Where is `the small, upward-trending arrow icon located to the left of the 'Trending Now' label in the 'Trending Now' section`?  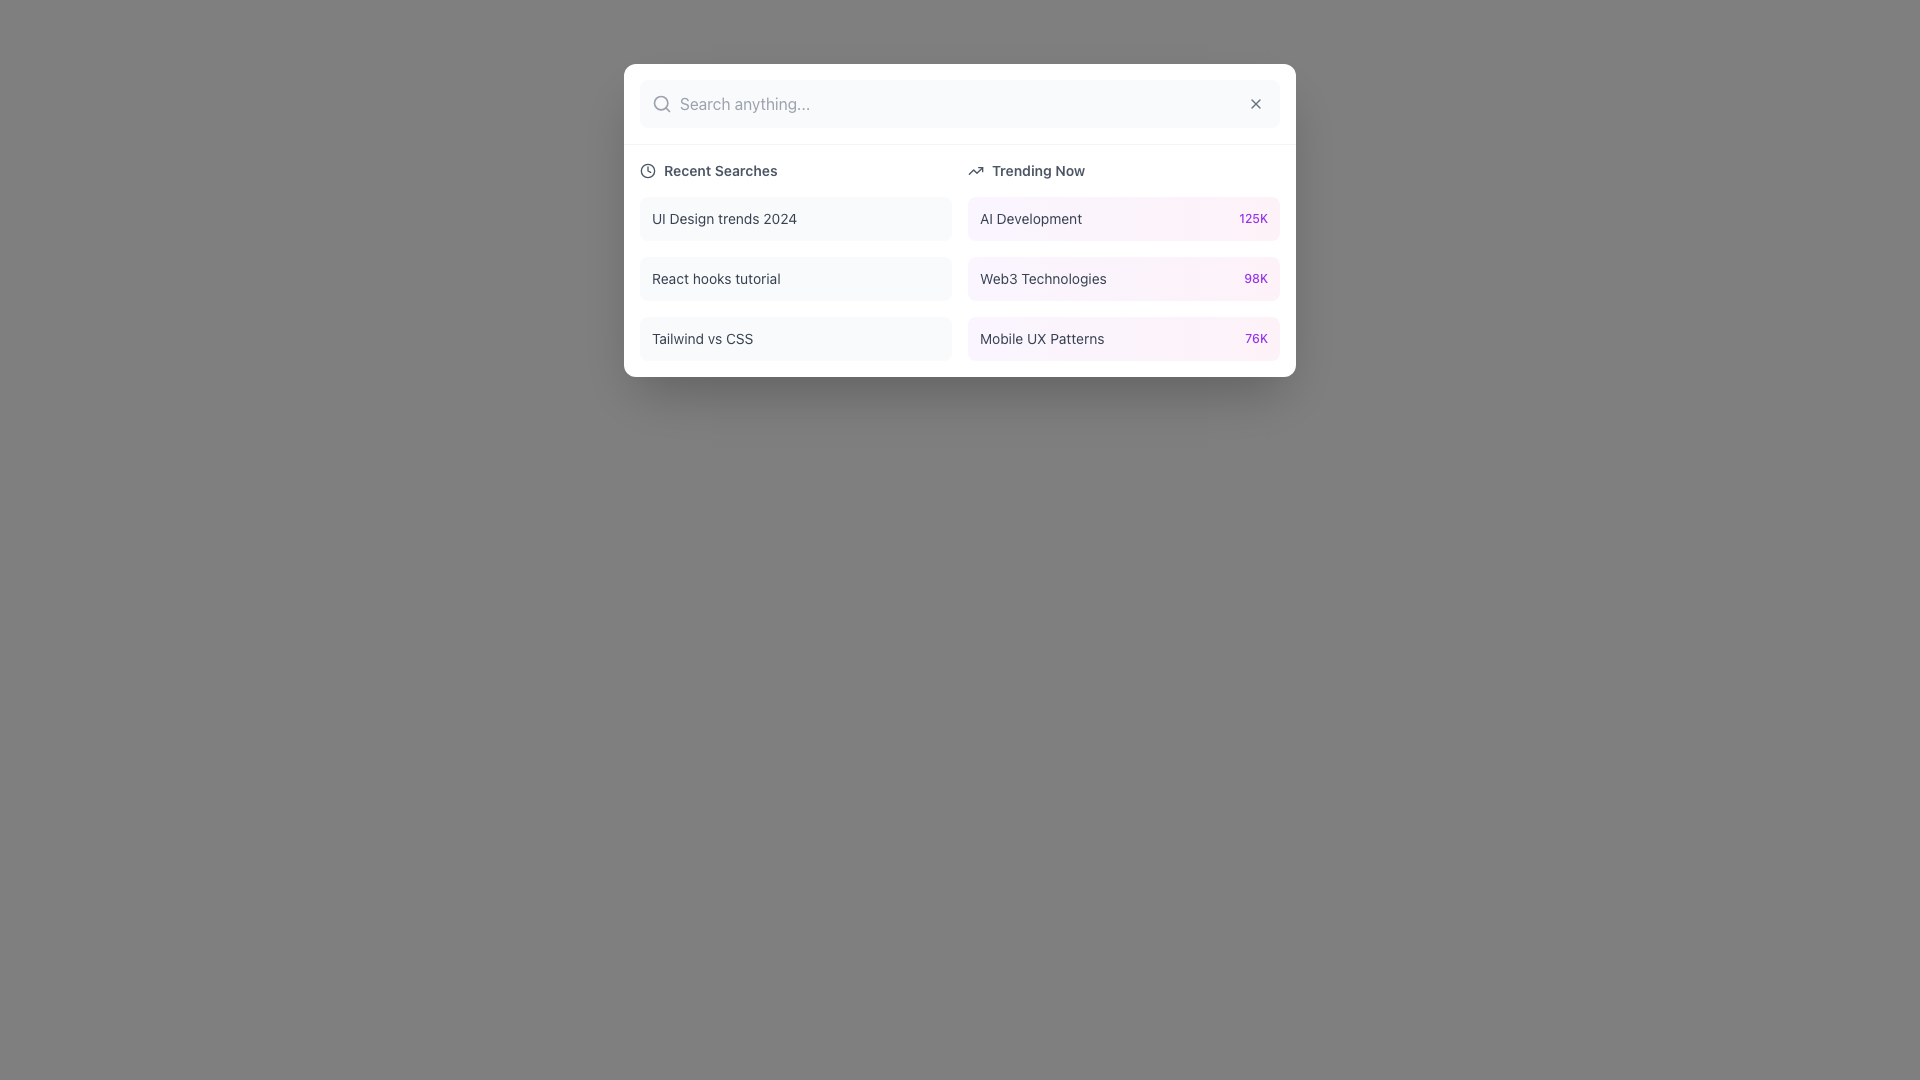 the small, upward-trending arrow icon located to the left of the 'Trending Now' label in the 'Trending Now' section is located at coordinates (975, 169).